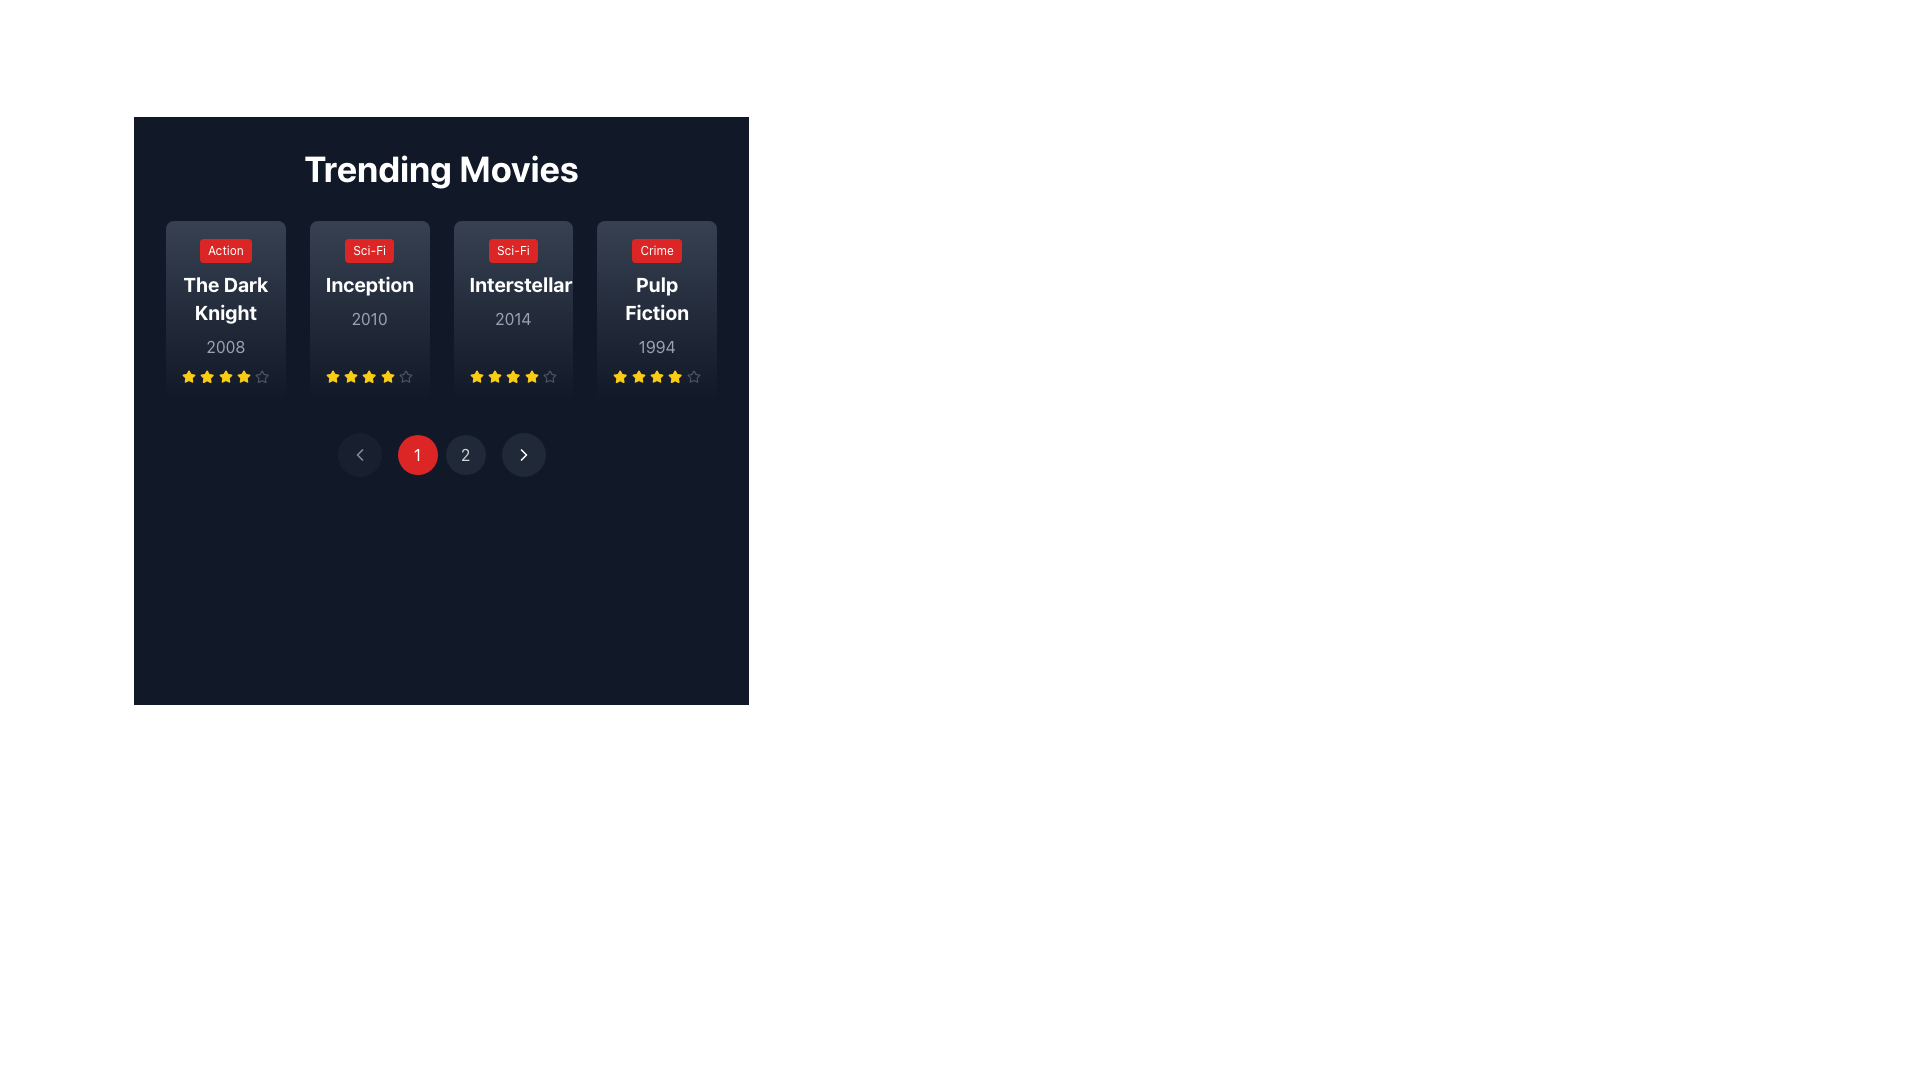  I want to click on the third star icon in the rating indicator for the movie 'Inception', so click(351, 376).